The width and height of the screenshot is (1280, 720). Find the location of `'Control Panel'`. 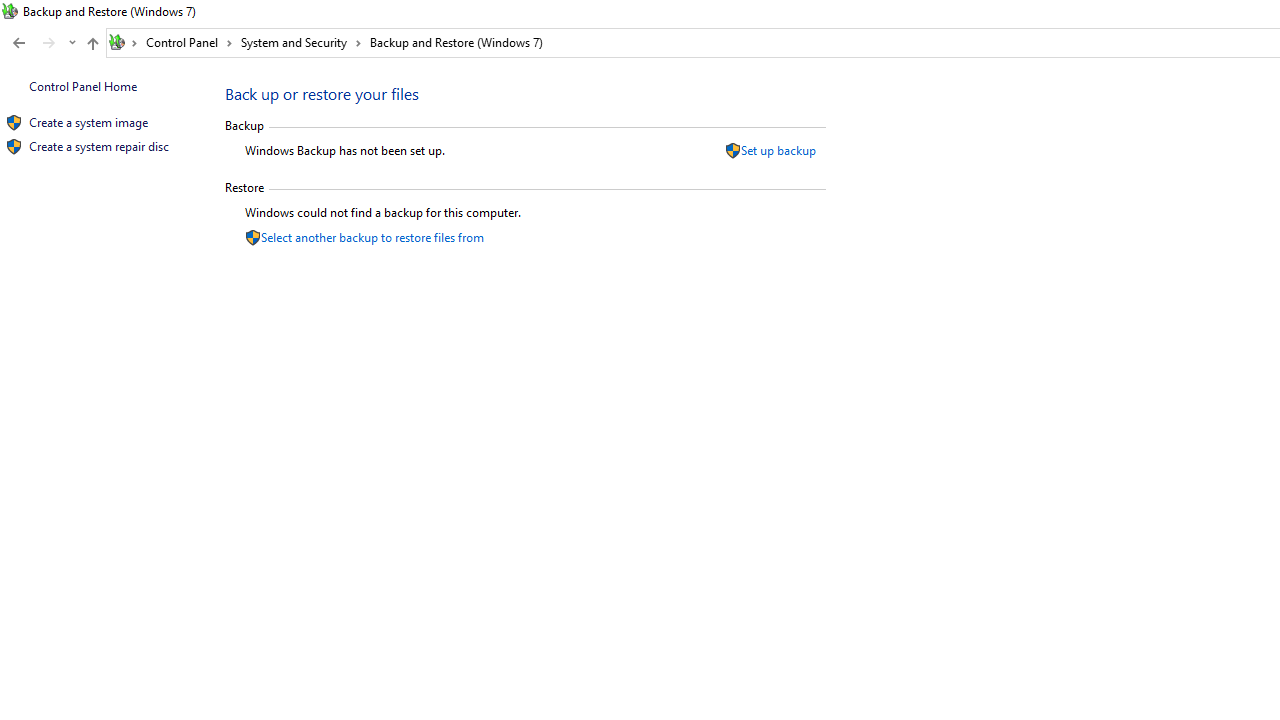

'Control Panel' is located at coordinates (189, 42).